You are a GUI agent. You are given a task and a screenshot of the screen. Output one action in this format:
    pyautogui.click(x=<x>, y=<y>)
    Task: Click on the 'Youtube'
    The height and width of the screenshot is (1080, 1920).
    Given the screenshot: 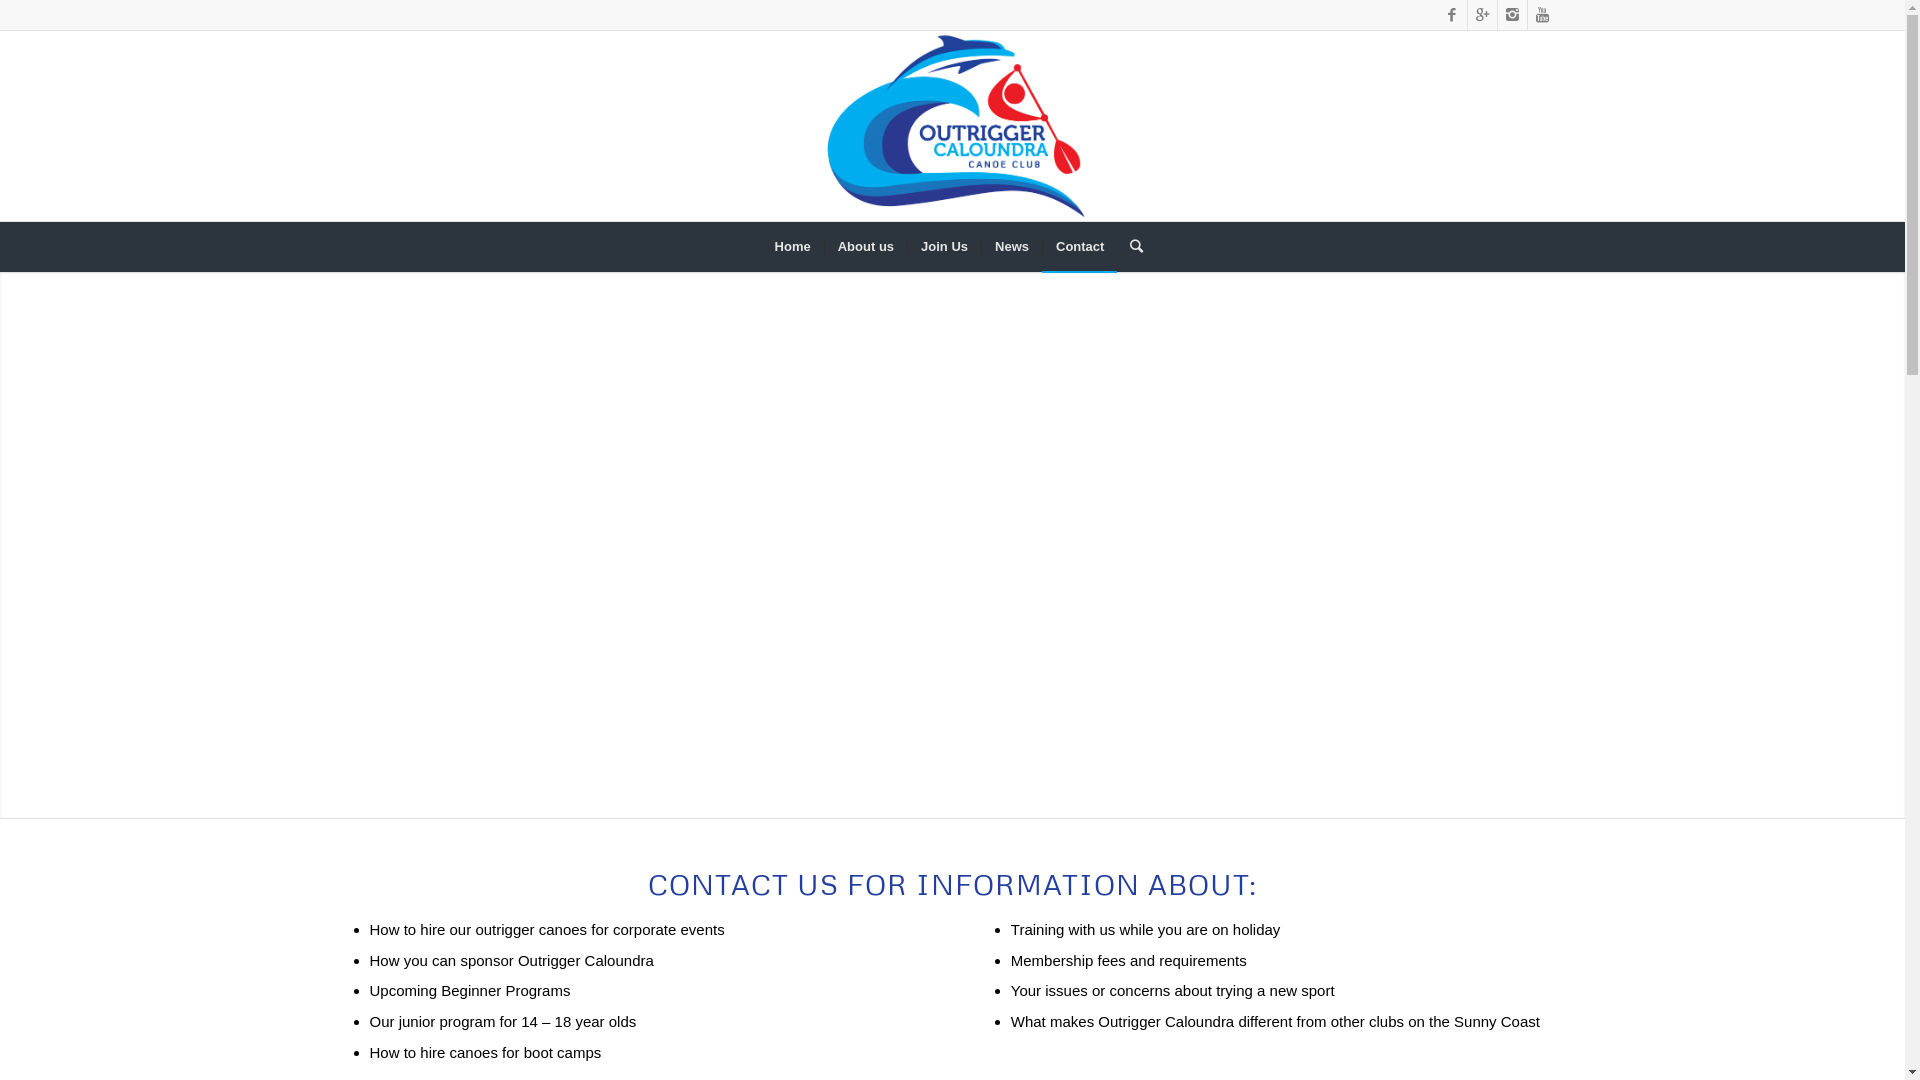 What is the action you would take?
    pyautogui.click(x=1541, y=15)
    